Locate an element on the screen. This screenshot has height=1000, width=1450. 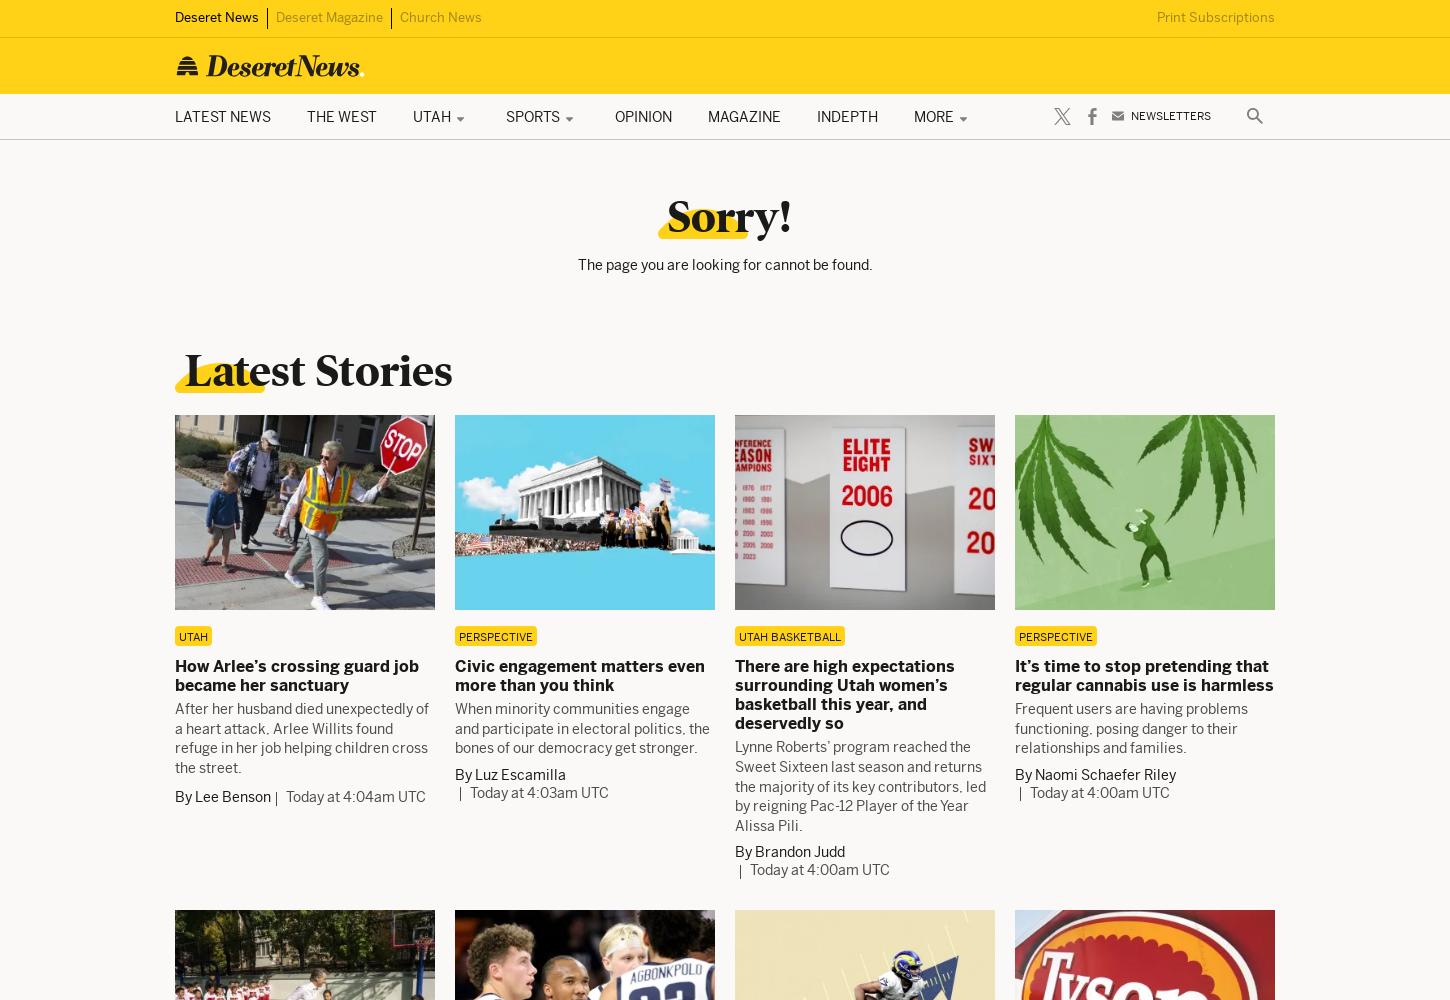
'It’s time to stop pretending that regular cannabis use is harmless' is located at coordinates (1014, 675).